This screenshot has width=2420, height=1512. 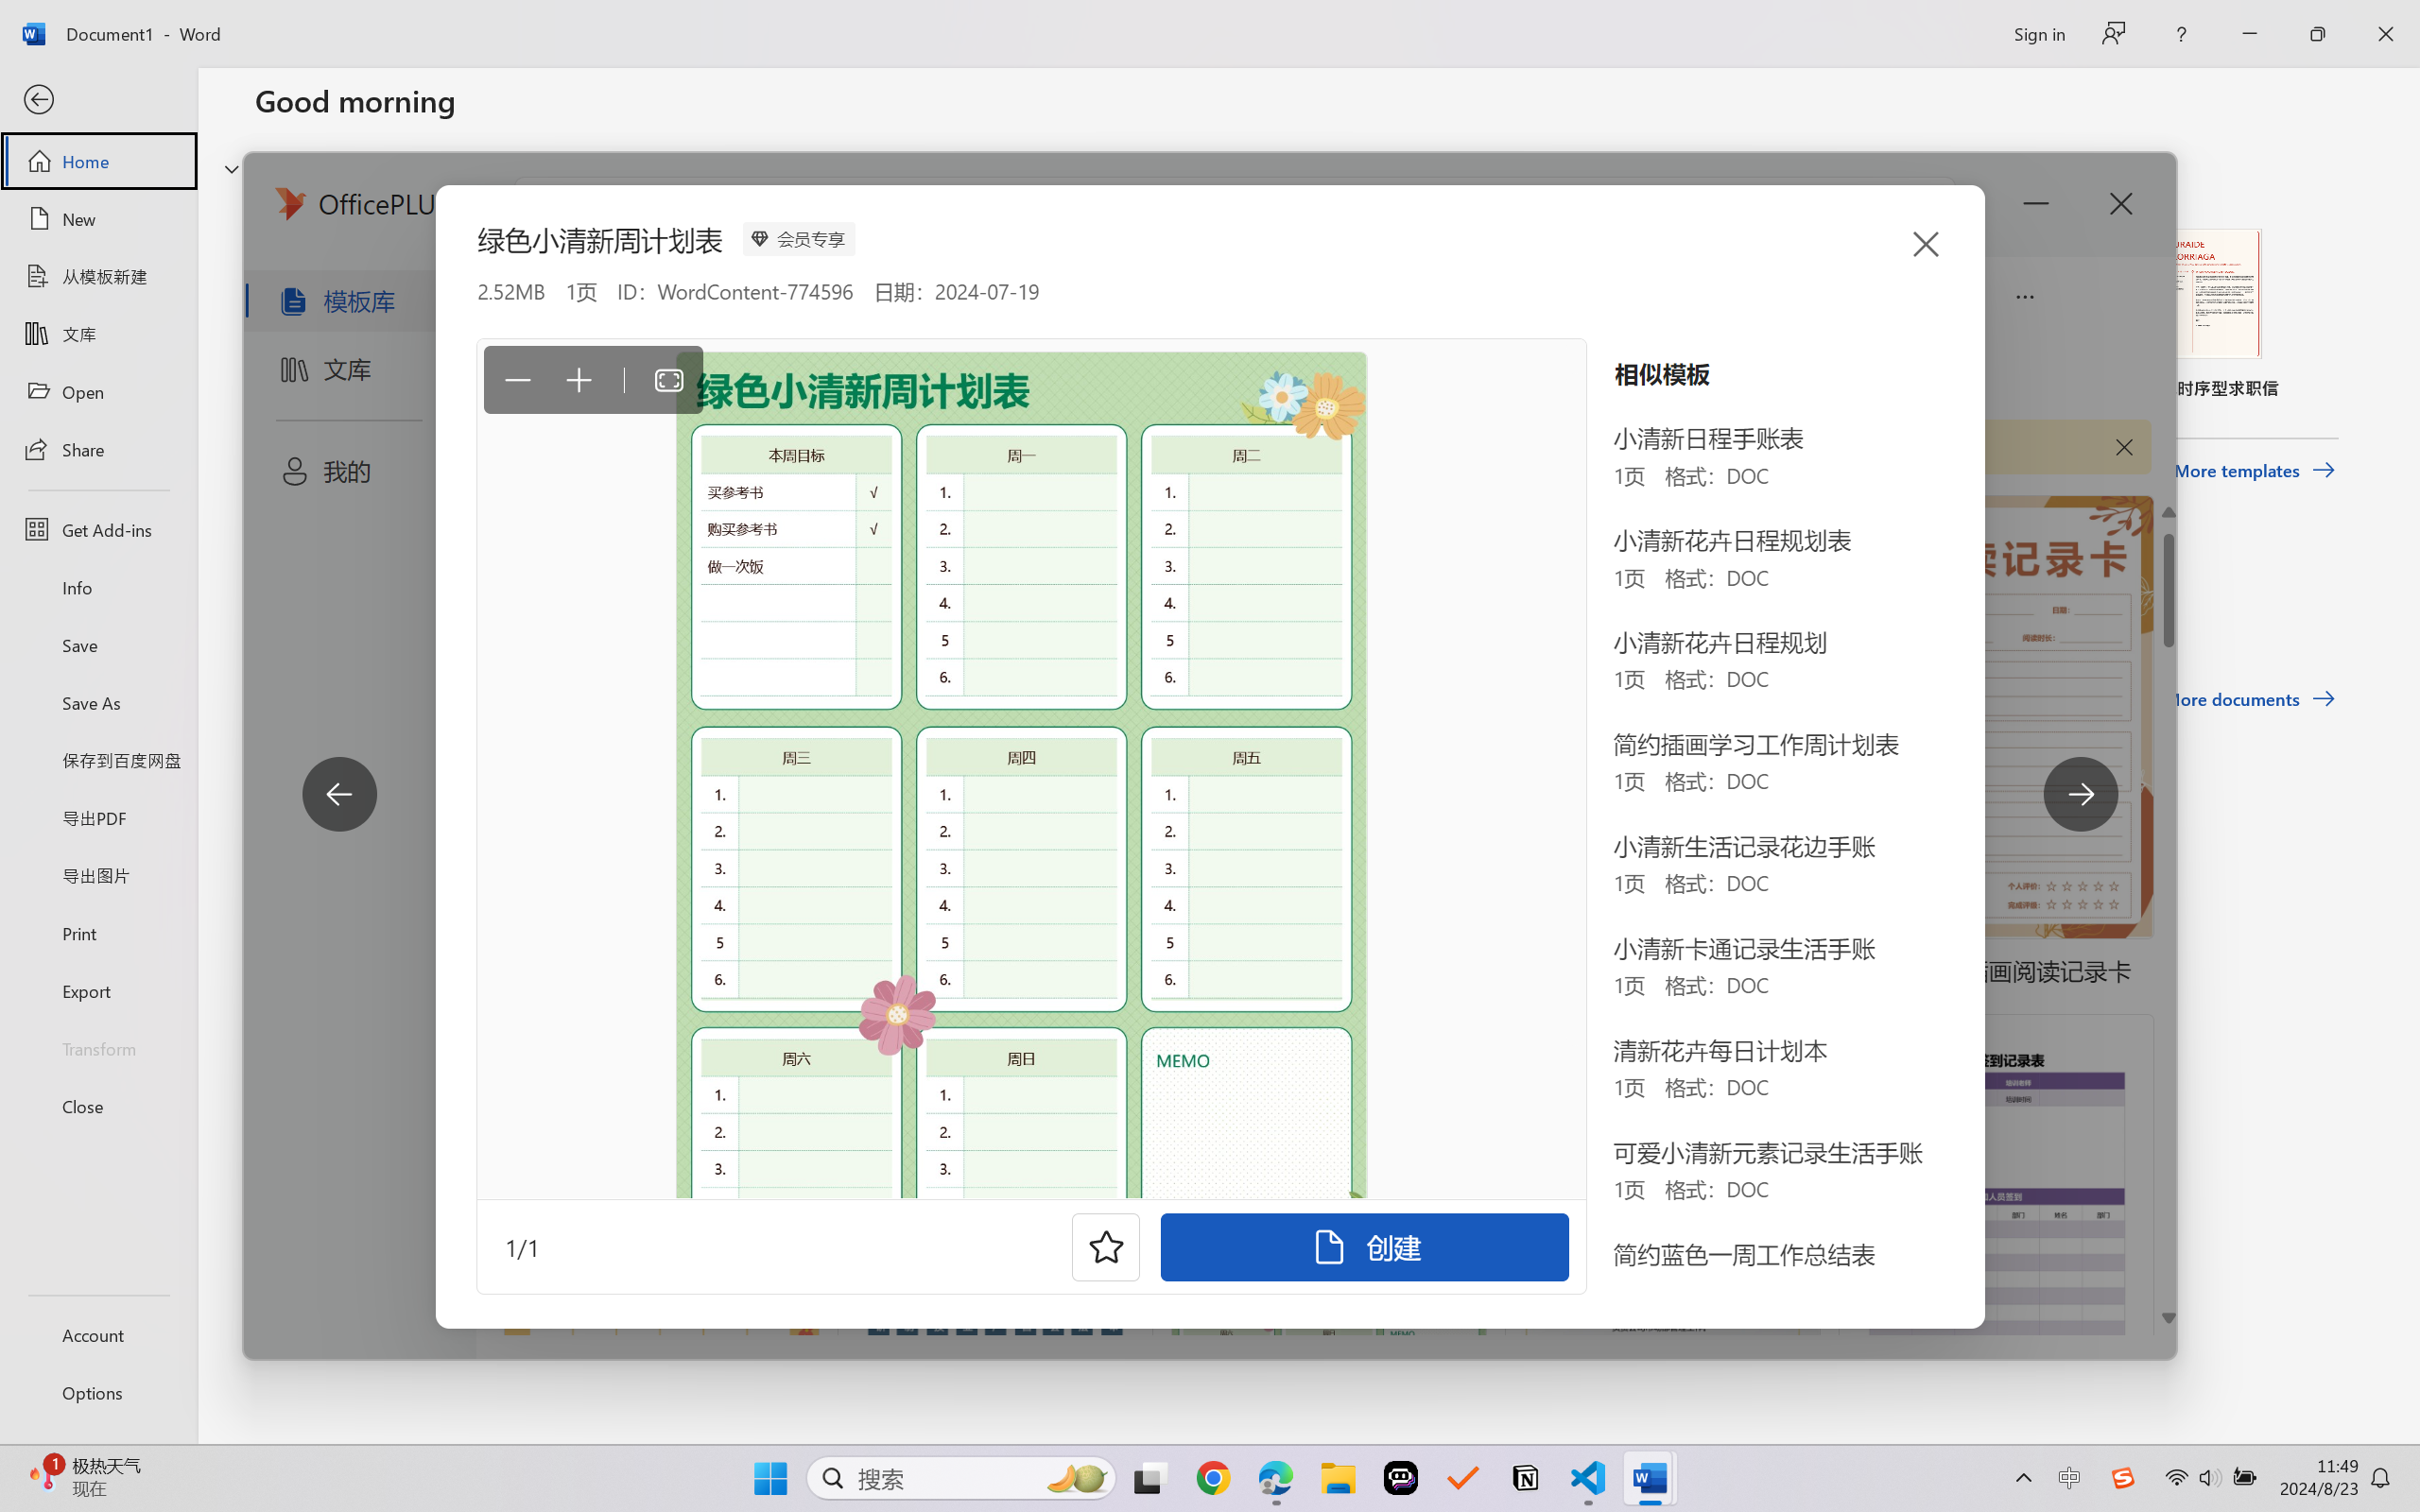 What do you see at coordinates (232, 168) in the screenshot?
I see `'Hide or show region'` at bounding box center [232, 168].